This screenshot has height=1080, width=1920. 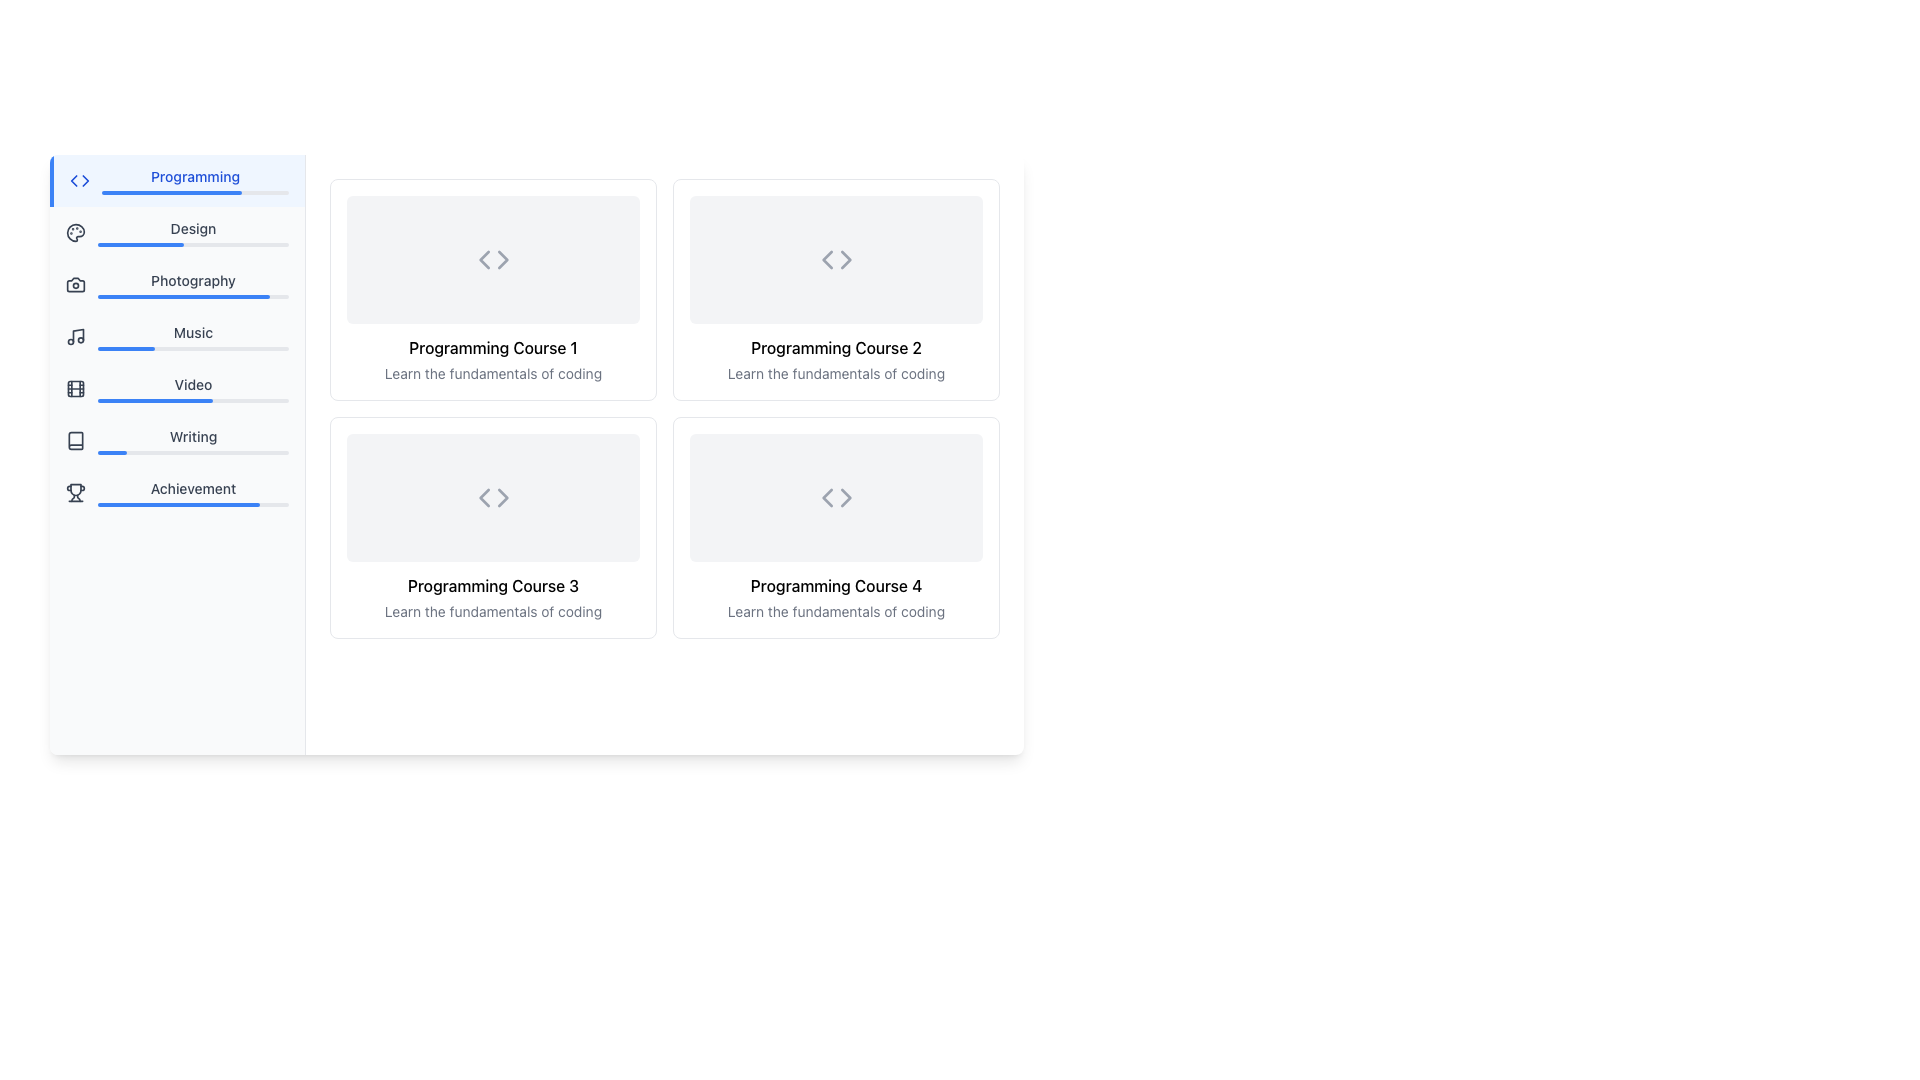 I want to click on the progress bar, so click(x=100, y=401).